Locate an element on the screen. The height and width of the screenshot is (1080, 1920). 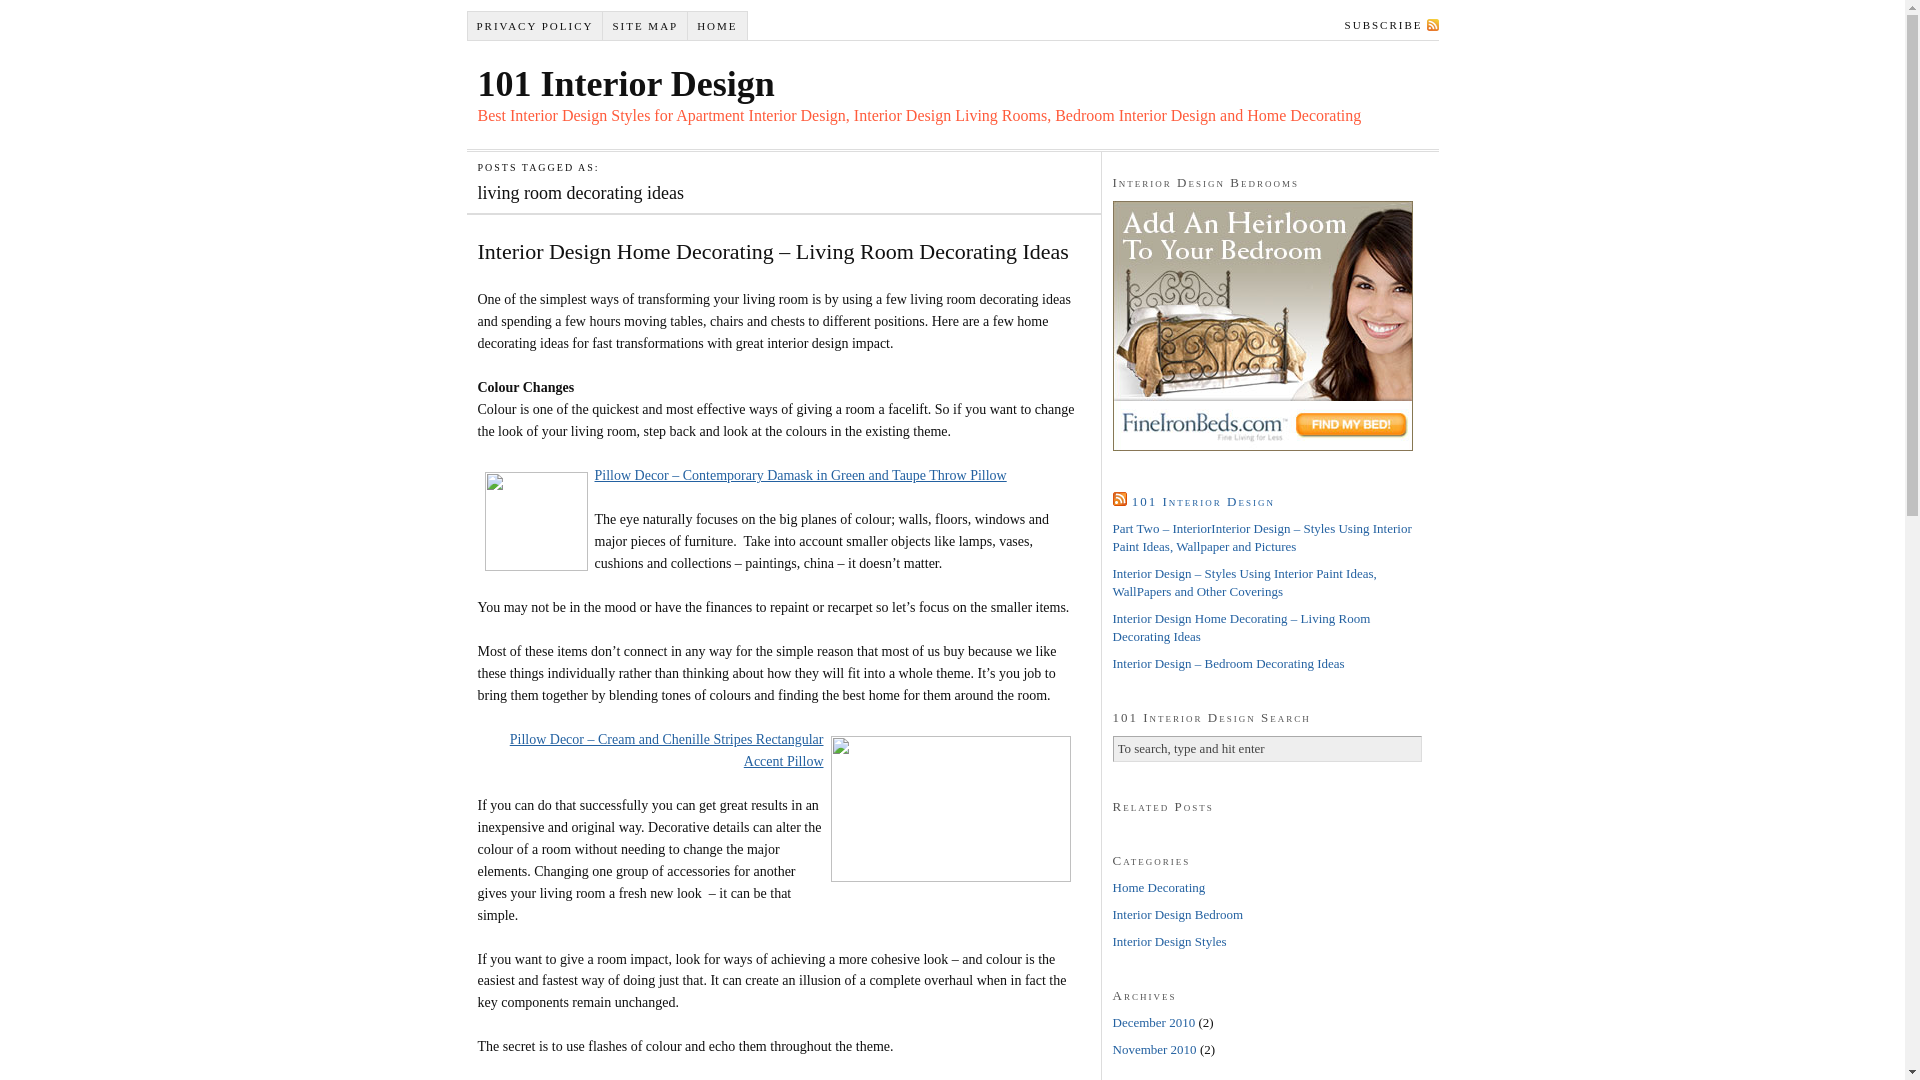
'SUBSCRIBE' is located at coordinates (1386, 24).